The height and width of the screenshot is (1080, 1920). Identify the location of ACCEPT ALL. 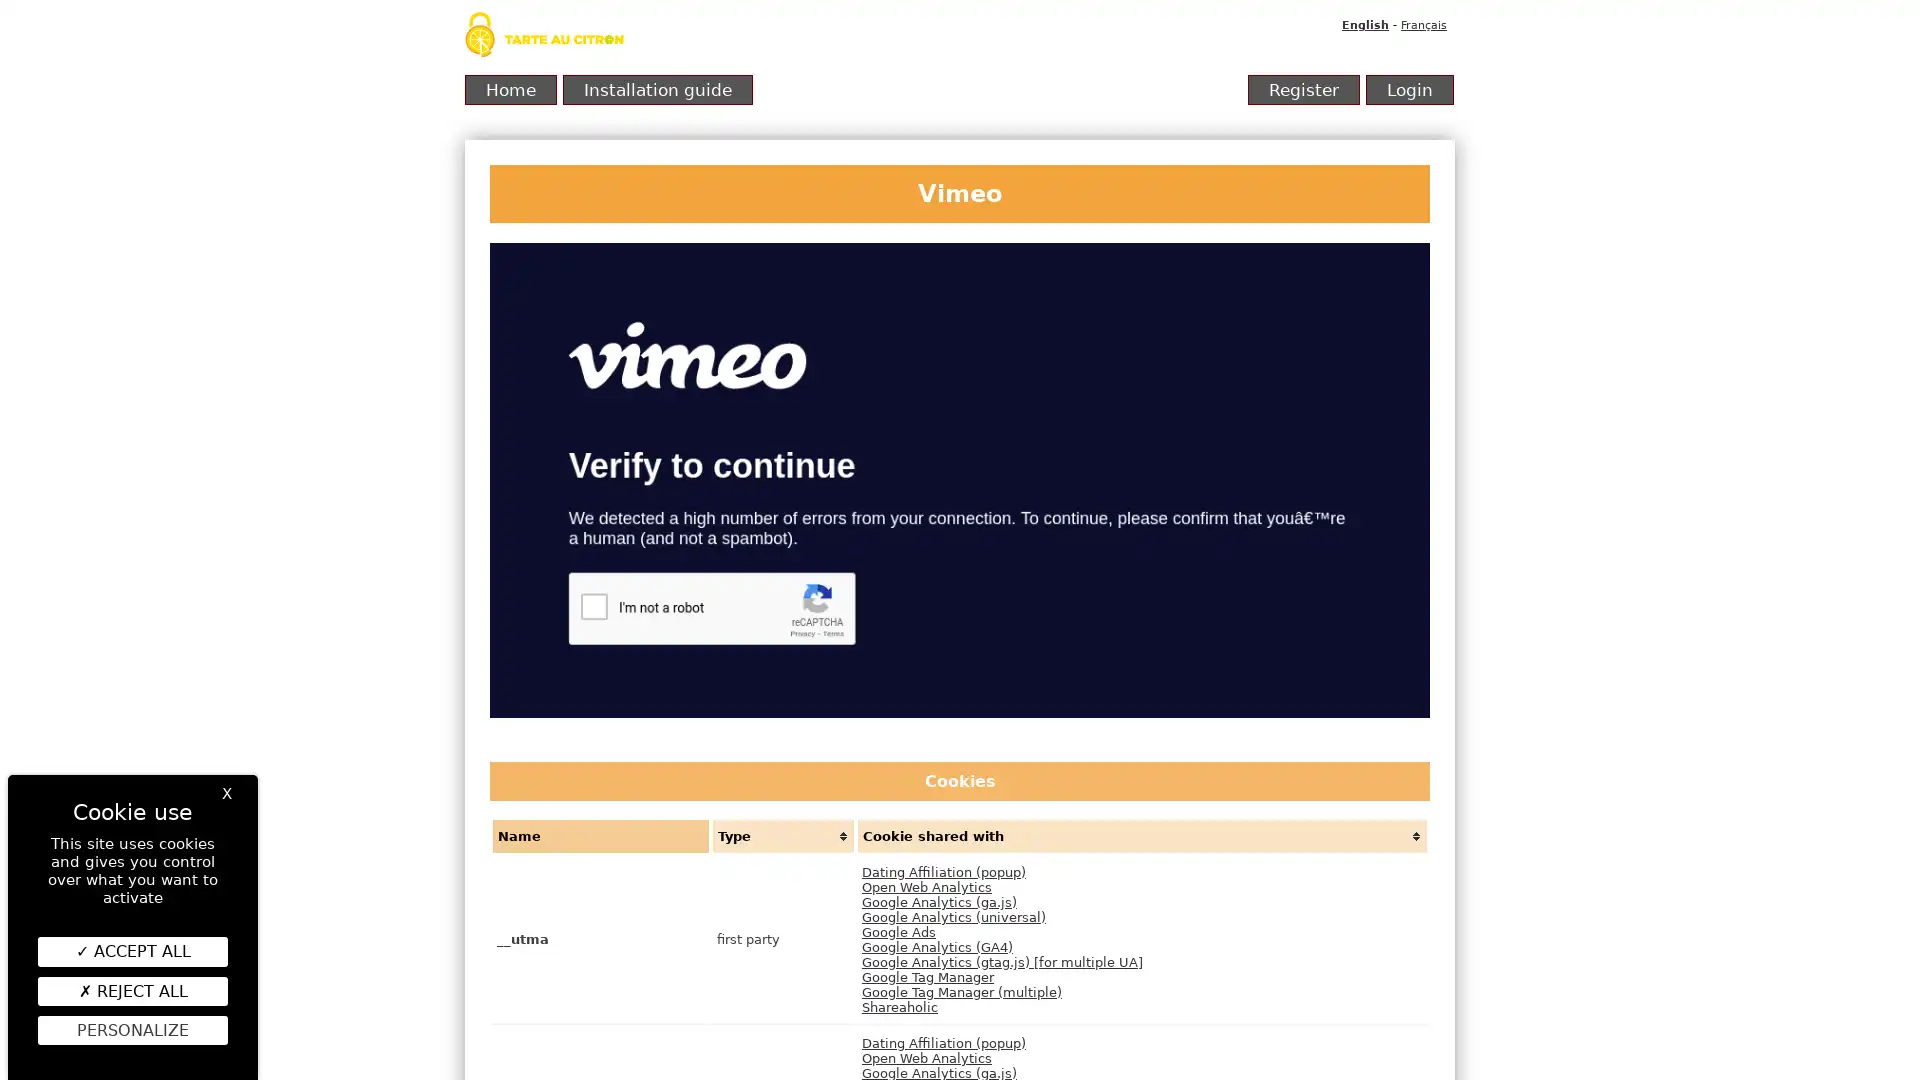
(132, 950).